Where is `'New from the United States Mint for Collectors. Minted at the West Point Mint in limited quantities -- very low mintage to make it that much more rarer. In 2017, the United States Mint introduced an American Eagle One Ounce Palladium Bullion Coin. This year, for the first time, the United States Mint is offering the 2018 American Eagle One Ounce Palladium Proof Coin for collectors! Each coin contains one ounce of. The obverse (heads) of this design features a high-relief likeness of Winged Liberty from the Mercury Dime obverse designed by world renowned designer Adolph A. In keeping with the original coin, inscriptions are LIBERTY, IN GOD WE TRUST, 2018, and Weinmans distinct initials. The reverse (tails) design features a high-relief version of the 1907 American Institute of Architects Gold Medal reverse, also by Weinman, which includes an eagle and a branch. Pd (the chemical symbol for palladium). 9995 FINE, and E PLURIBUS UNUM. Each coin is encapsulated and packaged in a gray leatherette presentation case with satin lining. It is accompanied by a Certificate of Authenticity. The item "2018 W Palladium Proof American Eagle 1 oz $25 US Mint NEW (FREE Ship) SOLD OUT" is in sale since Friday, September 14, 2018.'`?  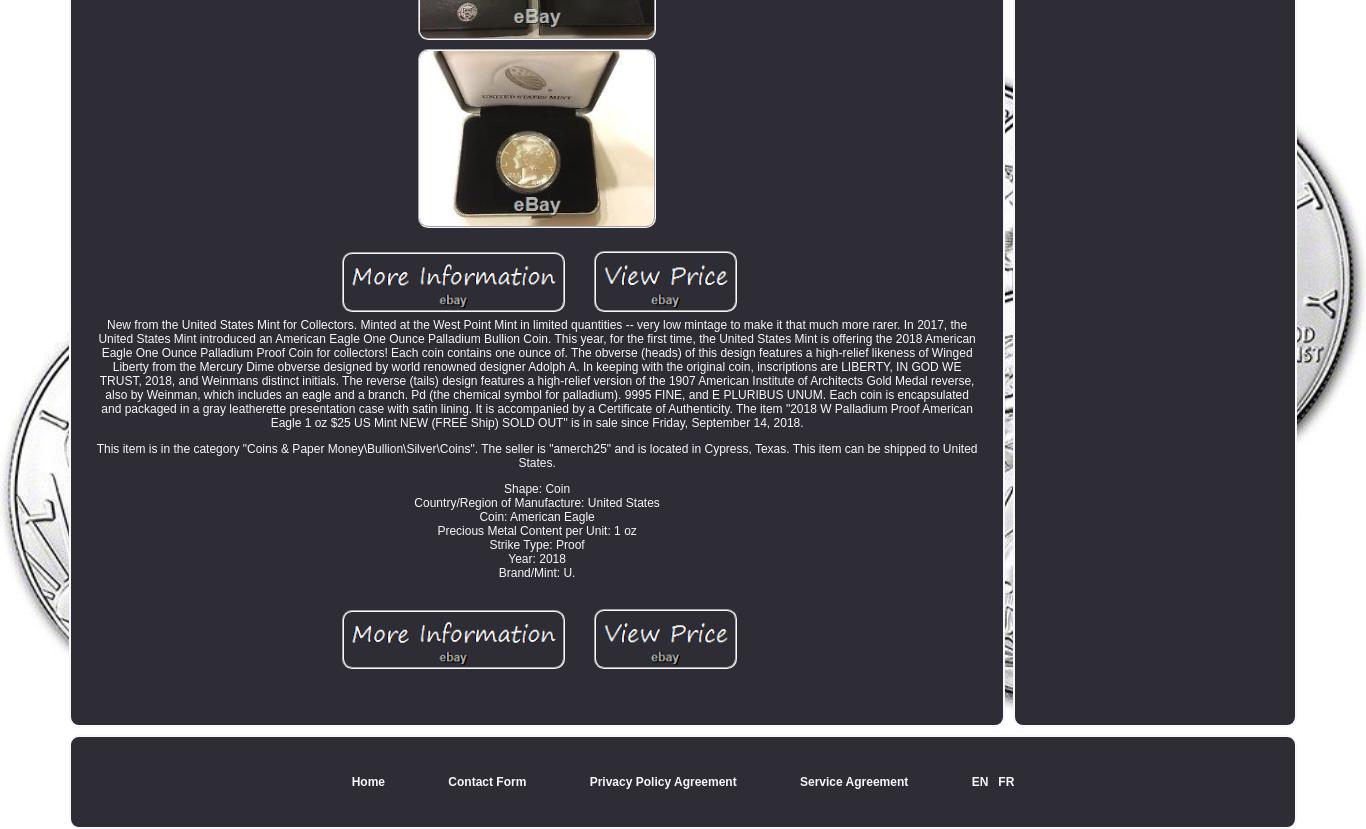 'New from the United States Mint for Collectors. Minted at the West Point Mint in limited quantities -- very low mintage to make it that much more rarer. In 2017, the United States Mint introduced an American Eagle One Ounce Palladium Bullion Coin. This year, for the first time, the United States Mint is offering the 2018 American Eagle One Ounce Palladium Proof Coin for collectors! Each coin contains one ounce of. The obverse (heads) of this design features a high-relief likeness of Winged Liberty from the Mercury Dime obverse designed by world renowned designer Adolph A. In keeping with the original coin, inscriptions are LIBERTY, IN GOD WE TRUST, 2018, and Weinmans distinct initials. The reverse (tails) design features a high-relief version of the 1907 American Institute of Architects Gold Medal reverse, also by Weinman, which includes an eagle and a branch. Pd (the chemical symbol for palladium). 9995 FINE, and E PLURIBUS UNUM. Each coin is encapsulated and packaged in a gray leatherette presentation case with satin lining. It is accompanied by a Certificate of Authenticity. The item "2018 W Palladium Proof American Eagle 1 oz $25 US Mint NEW (FREE Ship) SOLD OUT" is in sale since Friday, September 14, 2018.' is located at coordinates (536, 371).